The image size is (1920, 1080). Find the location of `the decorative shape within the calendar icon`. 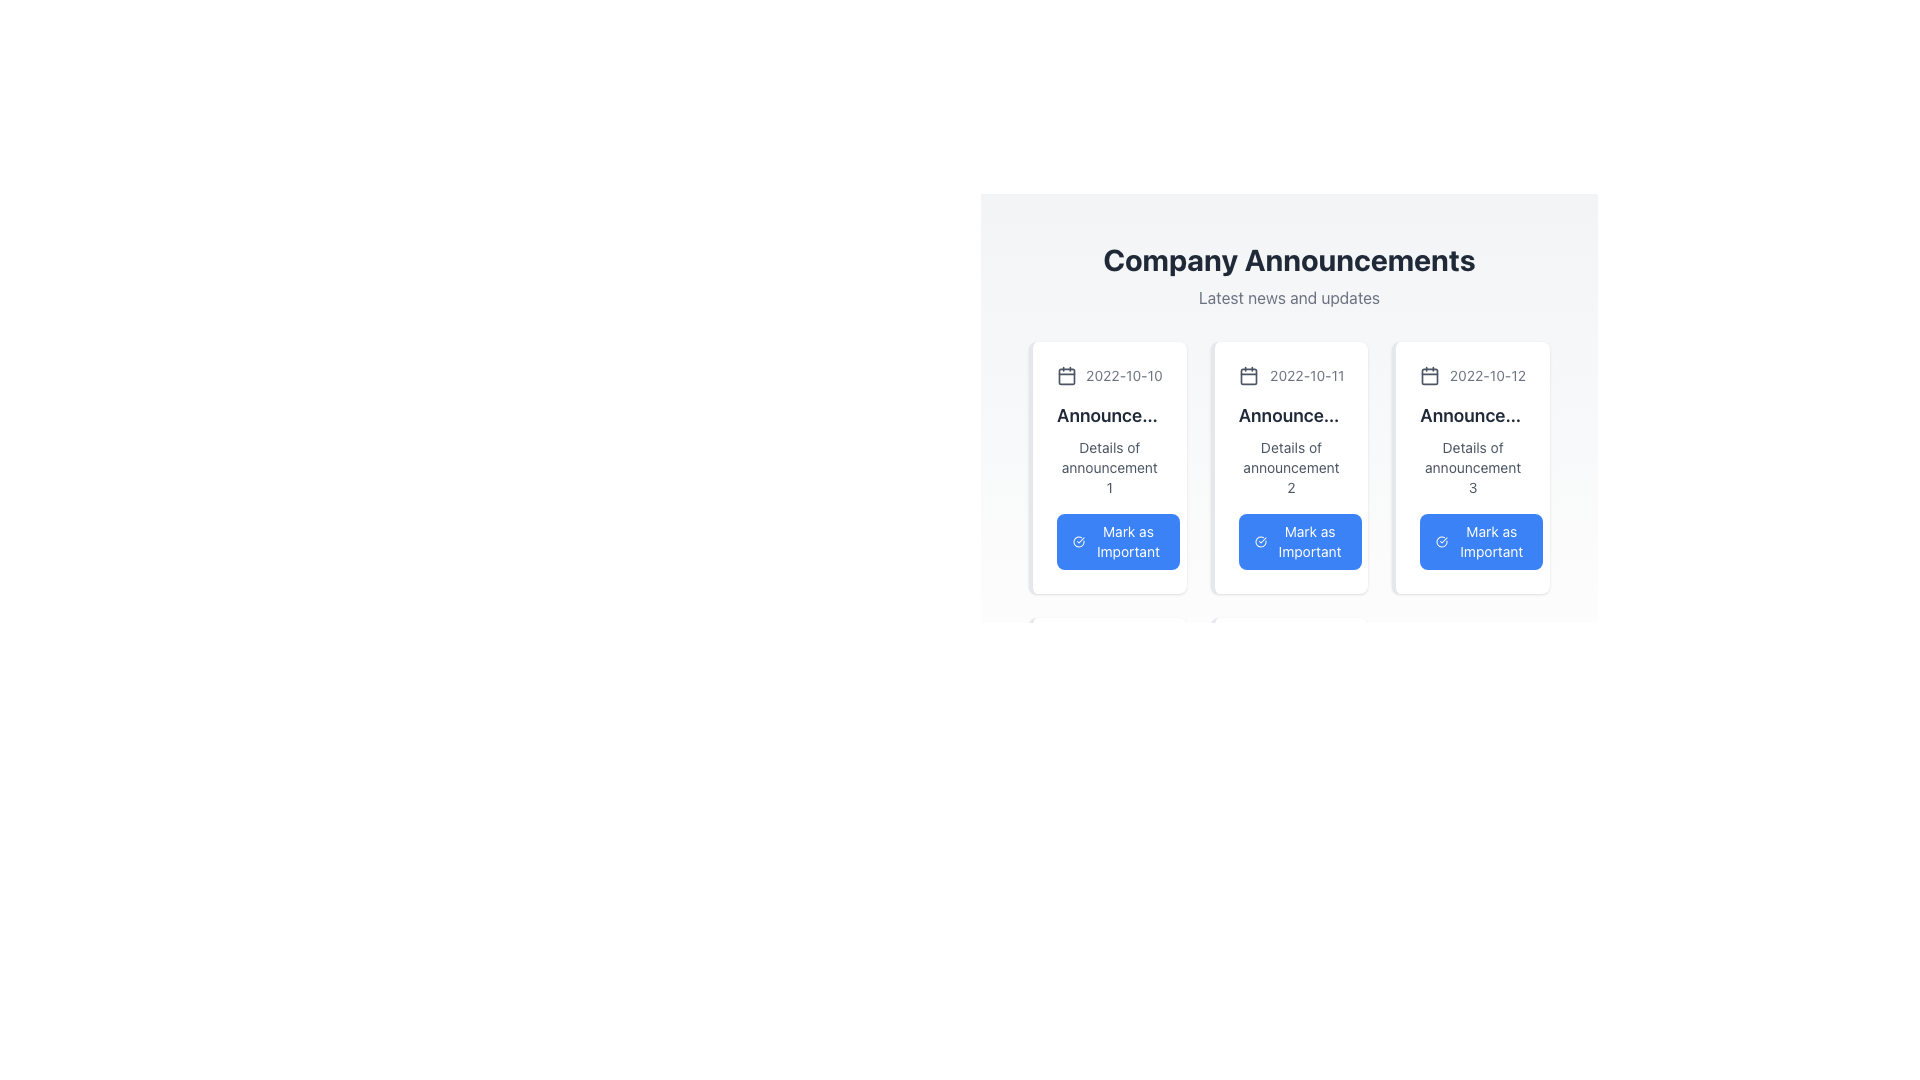

the decorative shape within the calendar icon is located at coordinates (1065, 375).